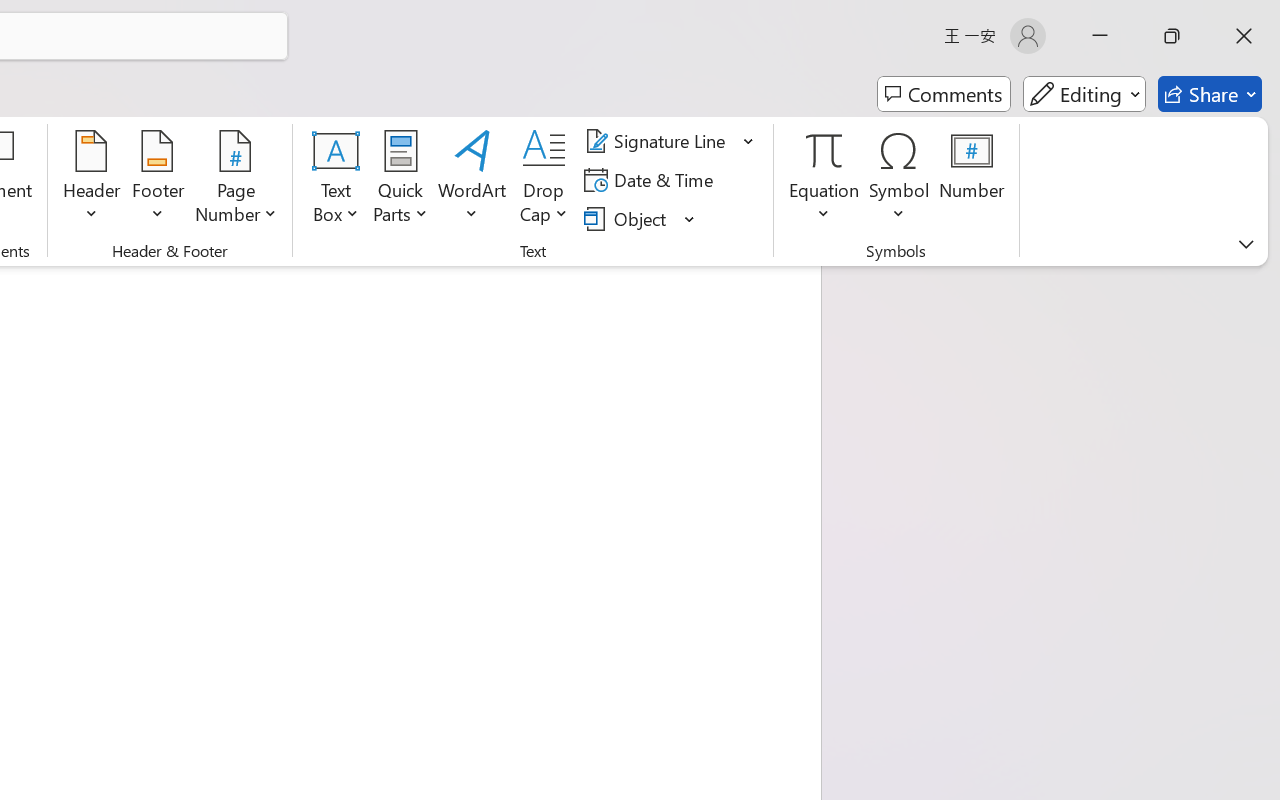 This screenshot has width=1280, height=800. I want to click on 'Comments', so click(943, 94).